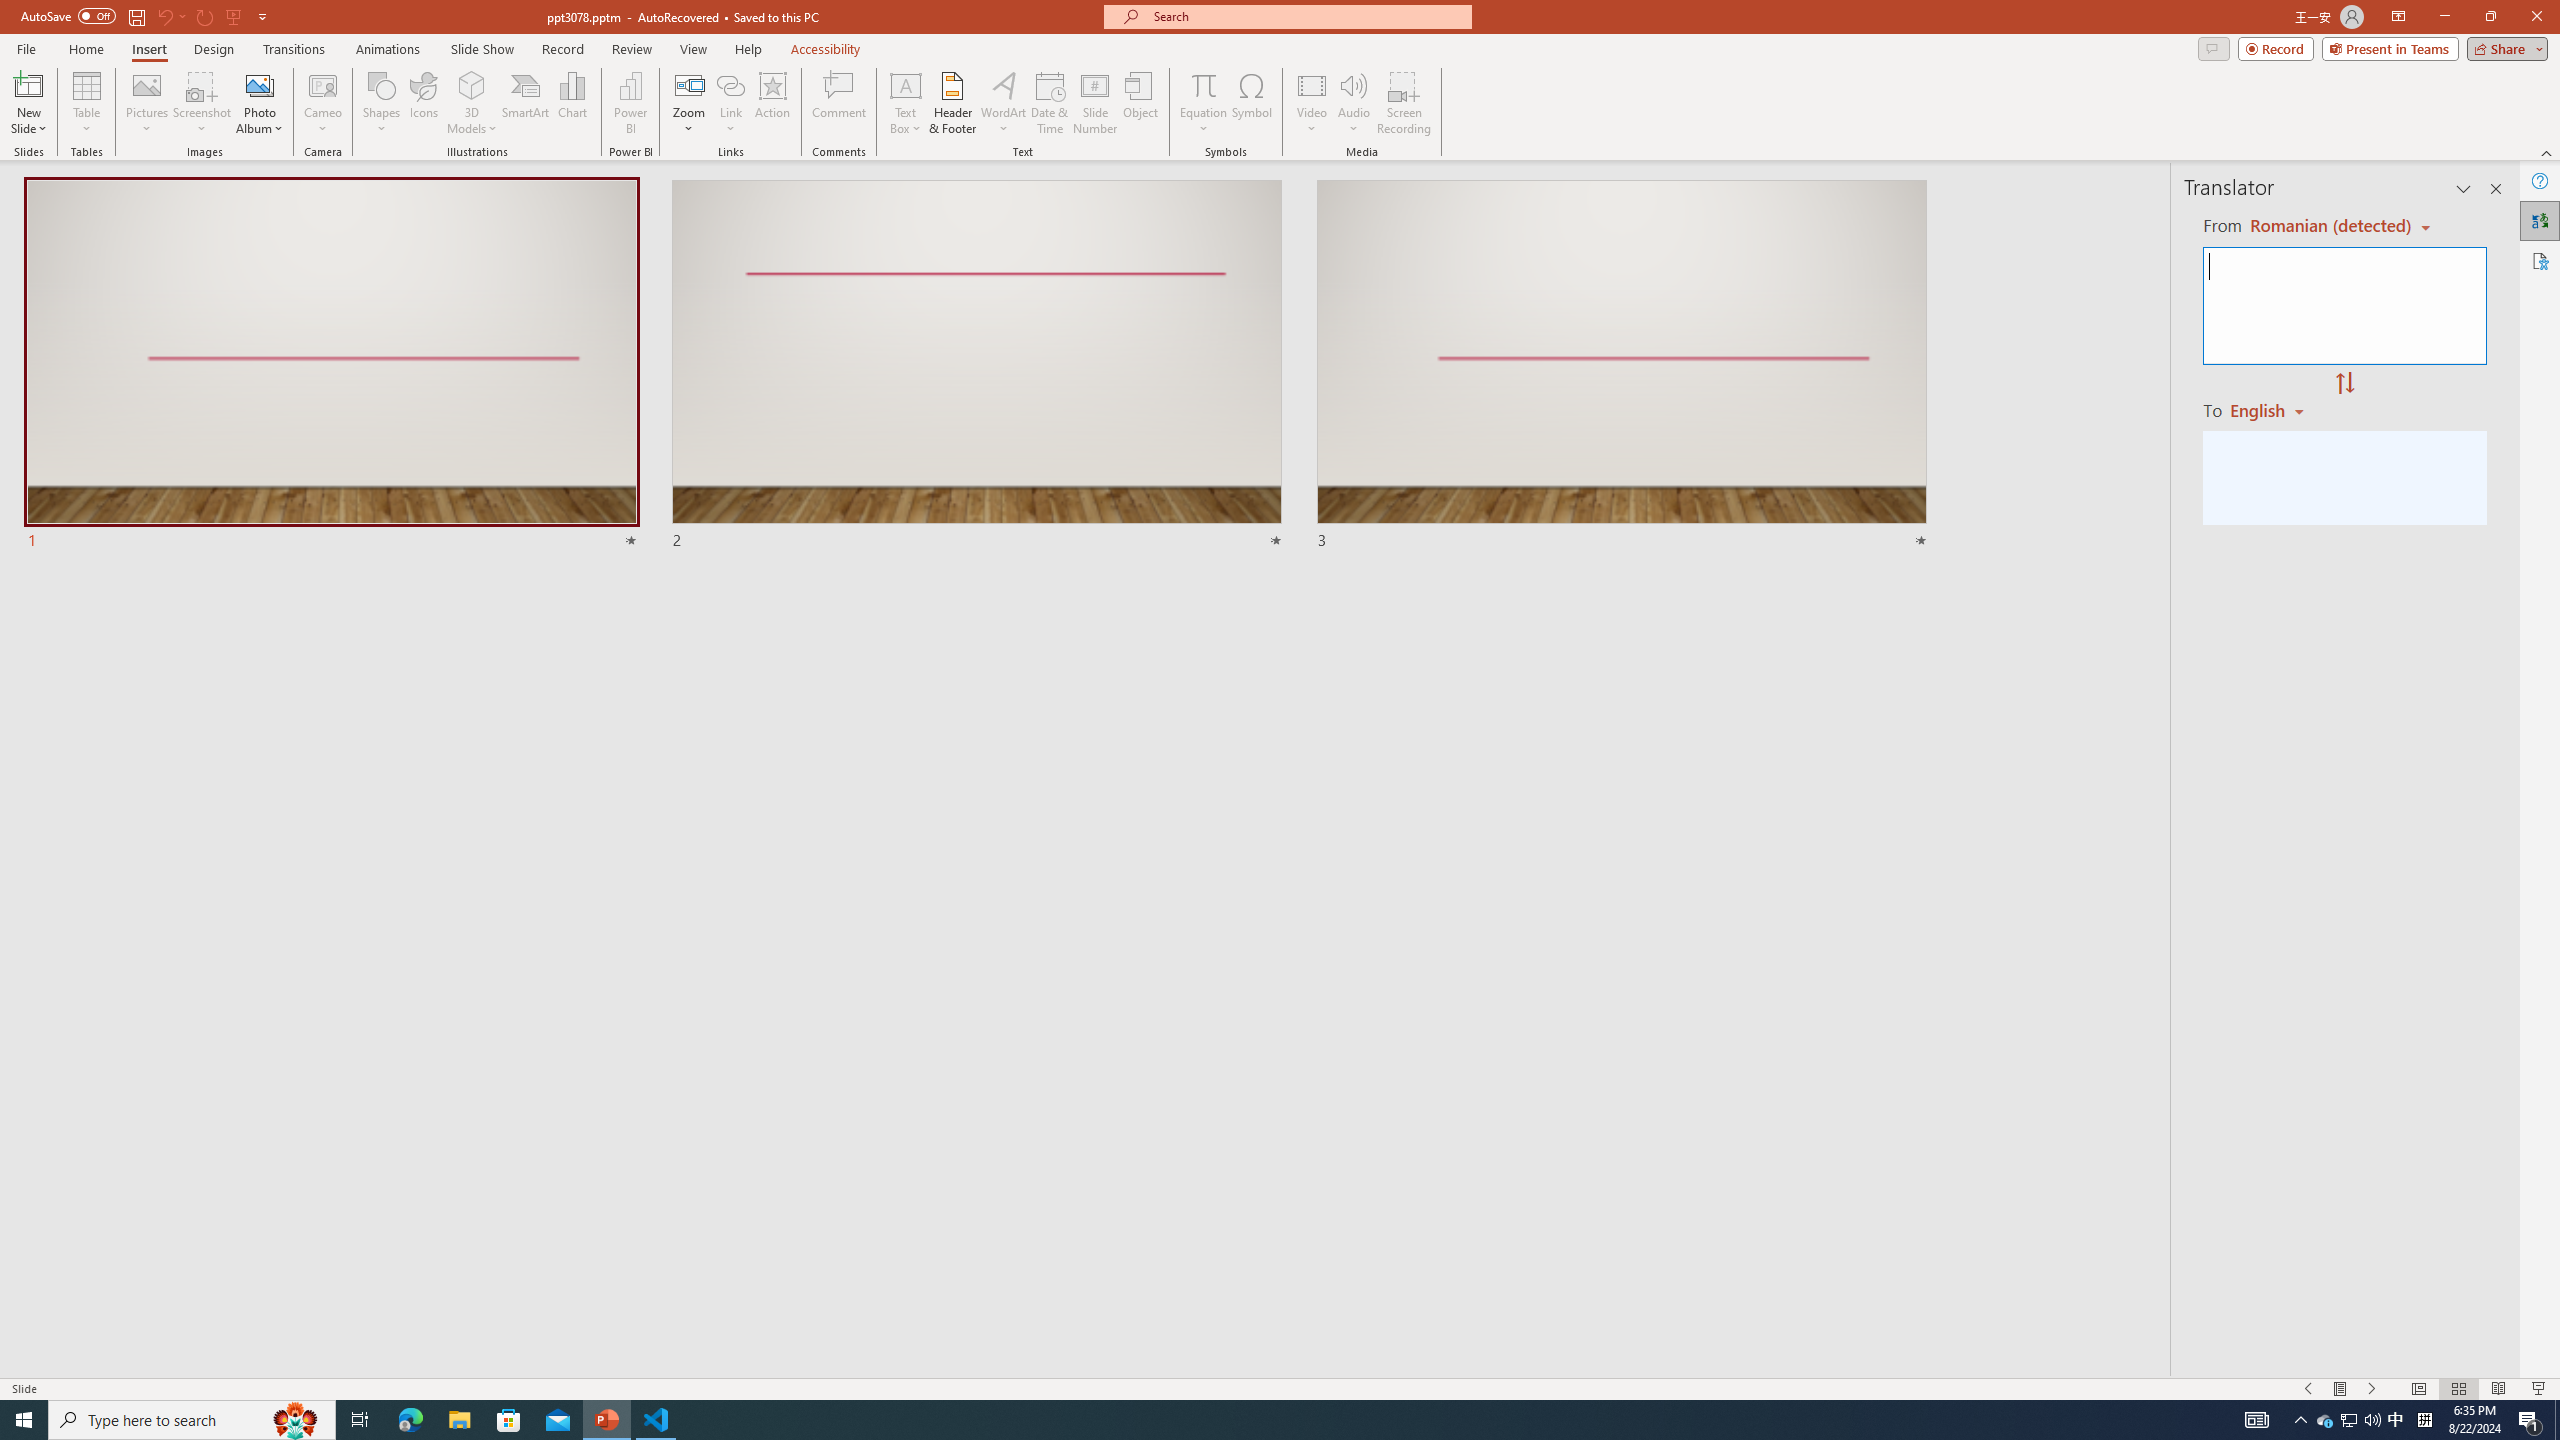 This screenshot has height=1440, width=2560. Describe the element at coordinates (572, 103) in the screenshot. I see `'Chart...'` at that location.